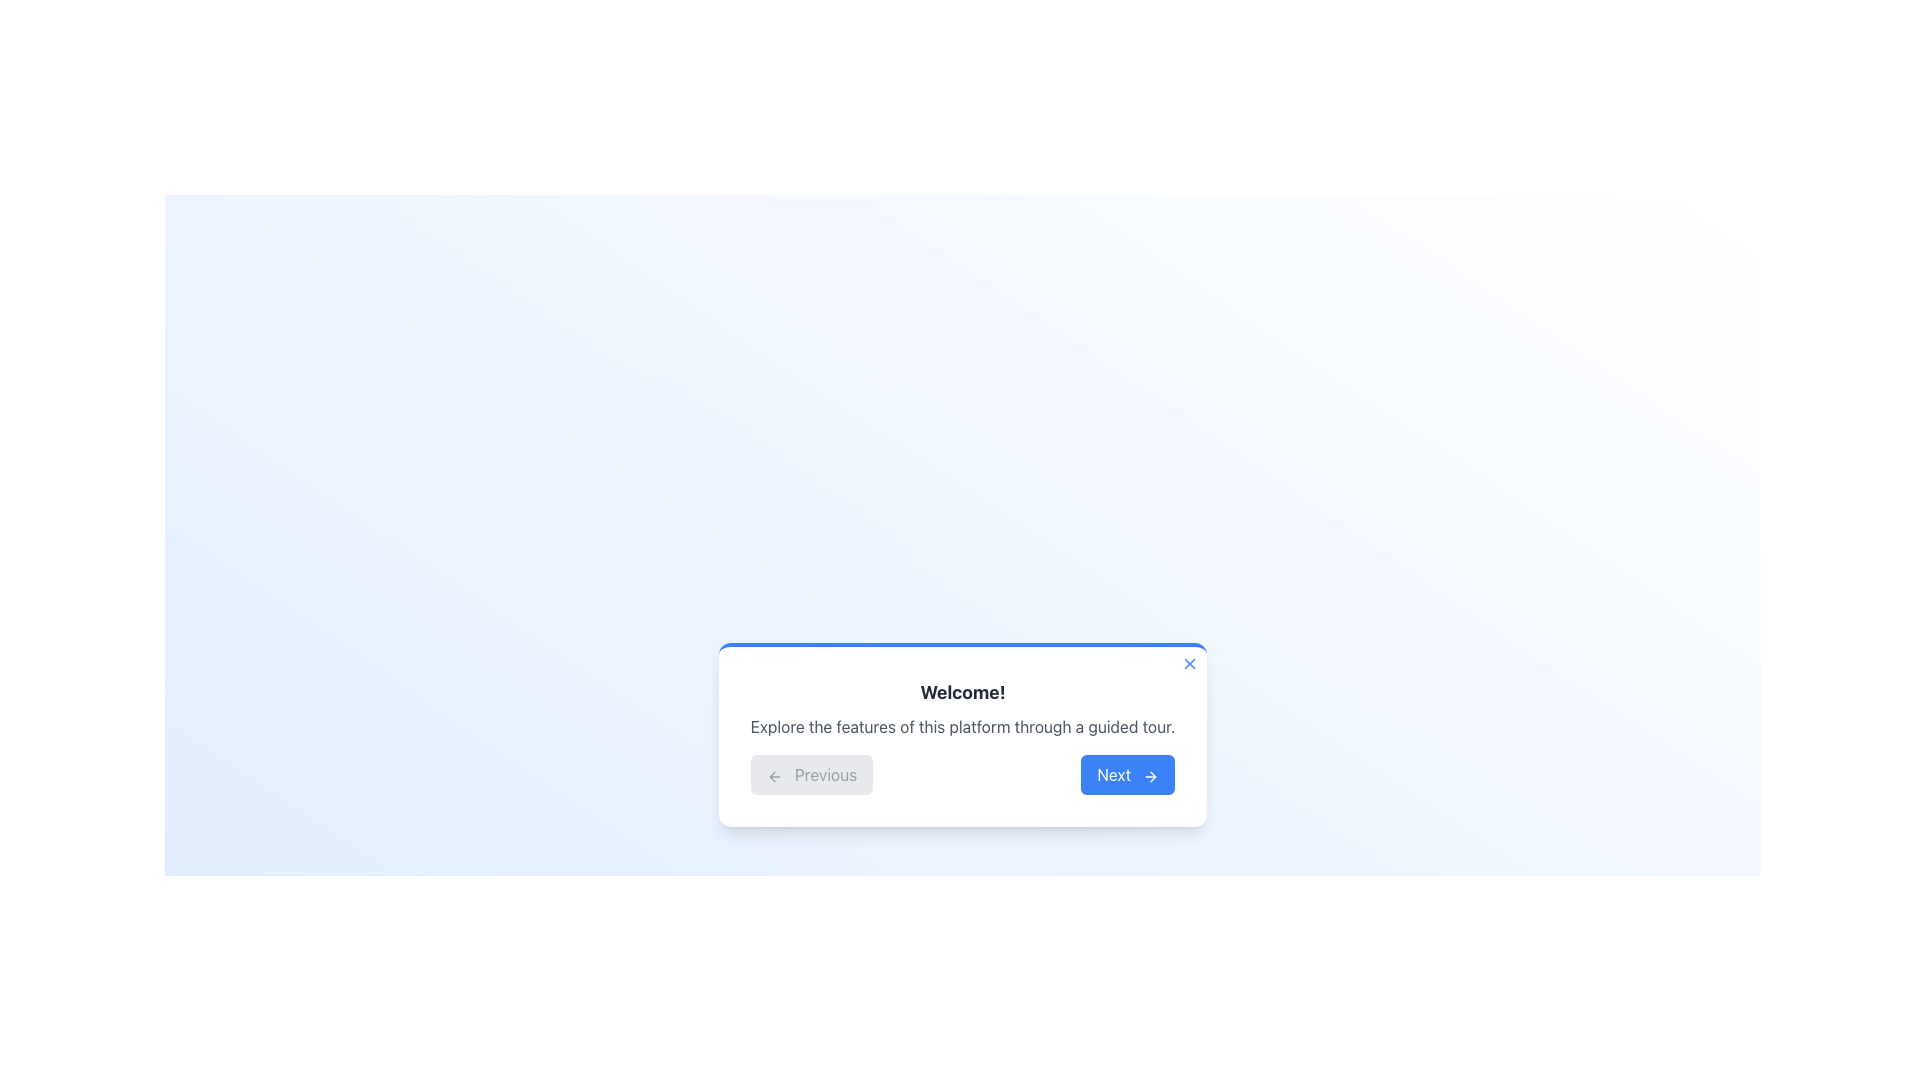  I want to click on the backward navigation icon located to the left of the 'Previous' button at the center bottom of the welcome modal, so click(773, 775).